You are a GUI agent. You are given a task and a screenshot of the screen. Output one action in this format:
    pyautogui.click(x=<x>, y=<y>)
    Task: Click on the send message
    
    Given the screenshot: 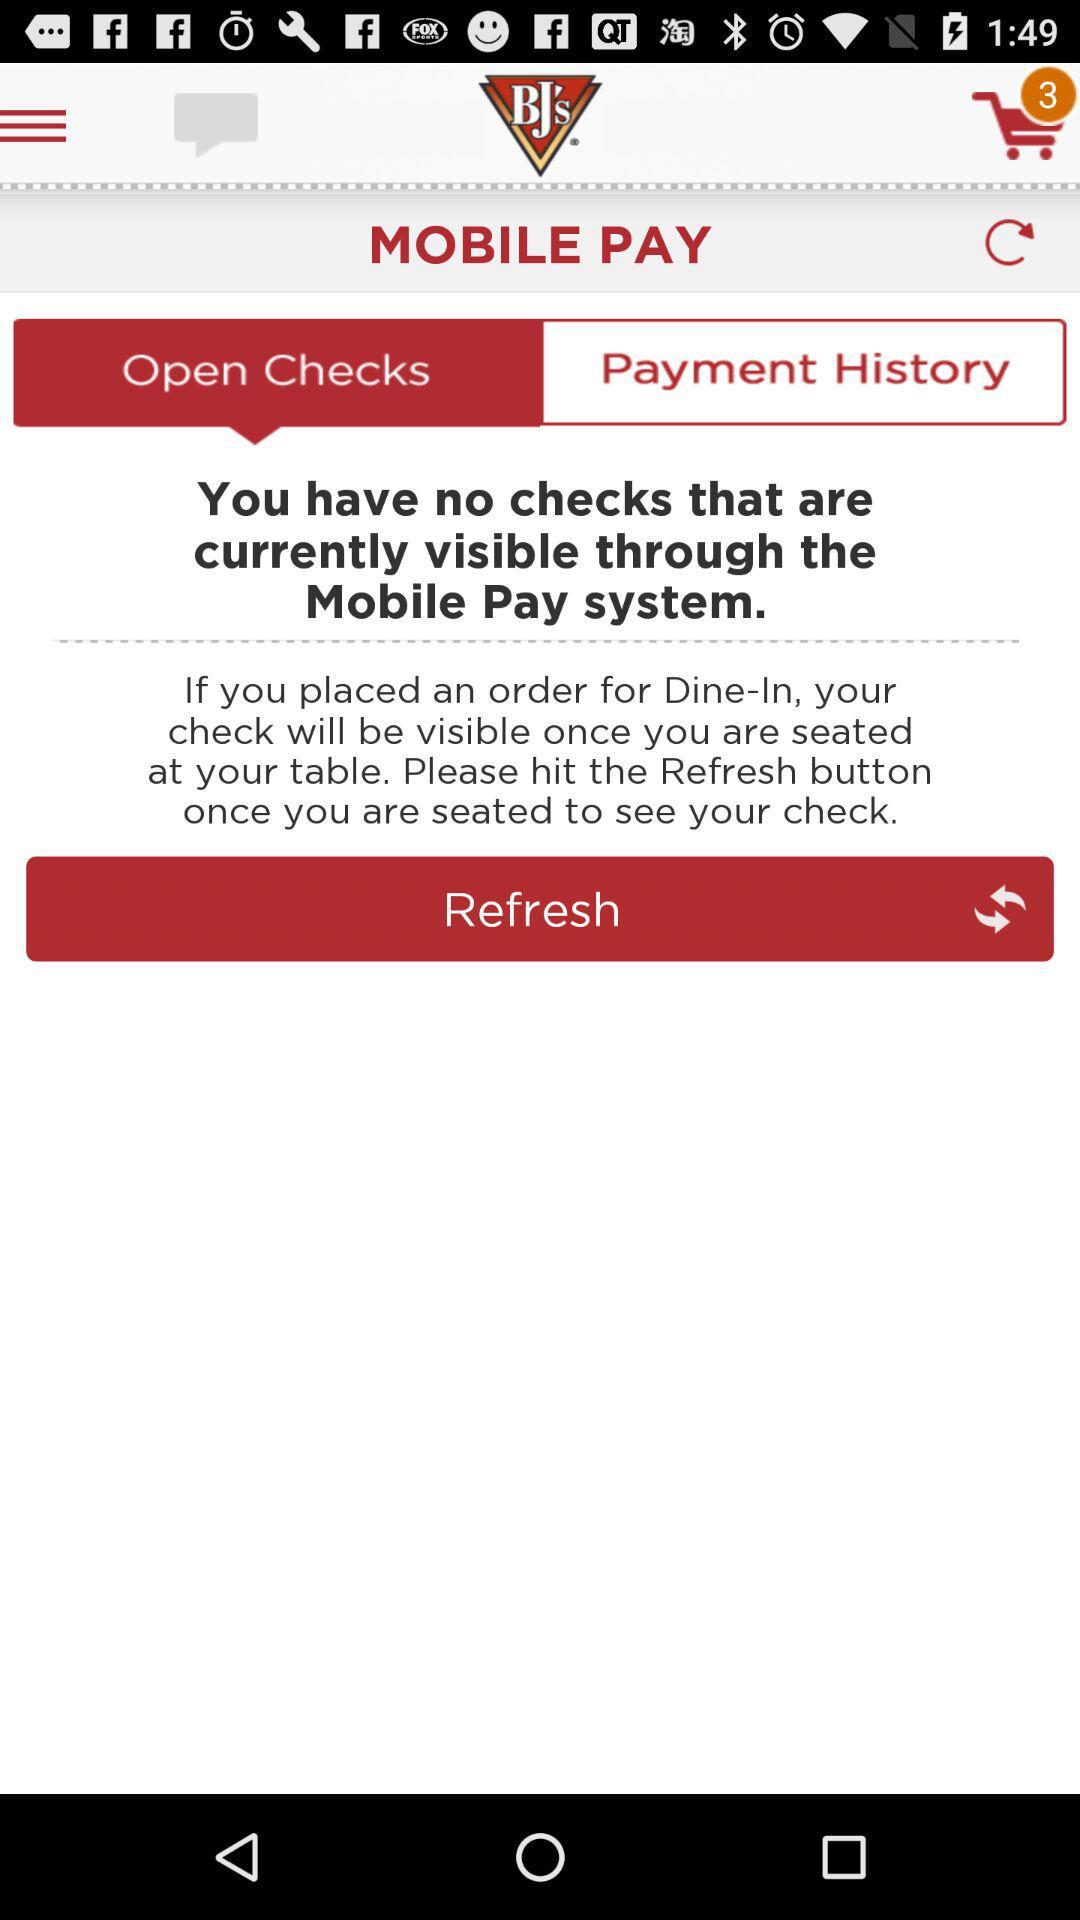 What is the action you would take?
    pyautogui.click(x=218, y=124)
    